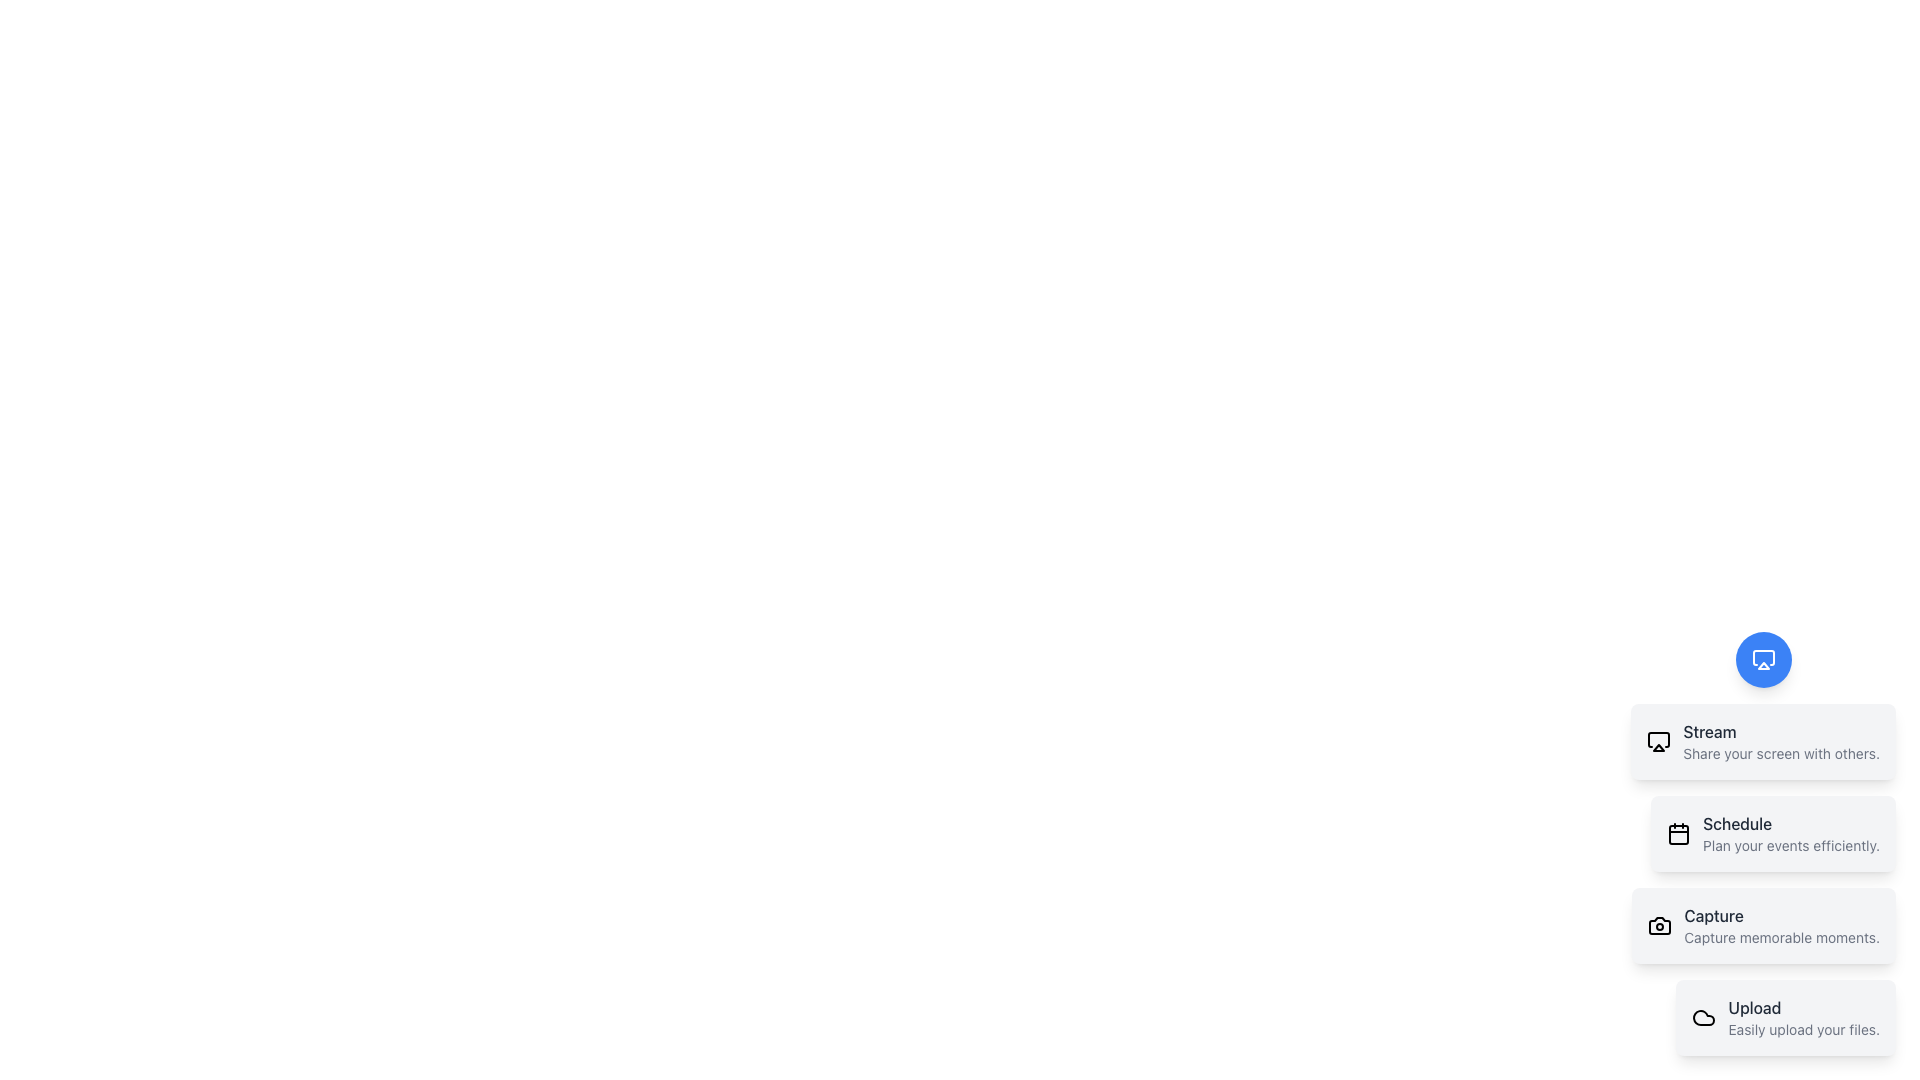 This screenshot has width=1920, height=1080. I want to click on the 'Toggle Actions' button located at the bottom-right corner of the interface, so click(1763, 659).